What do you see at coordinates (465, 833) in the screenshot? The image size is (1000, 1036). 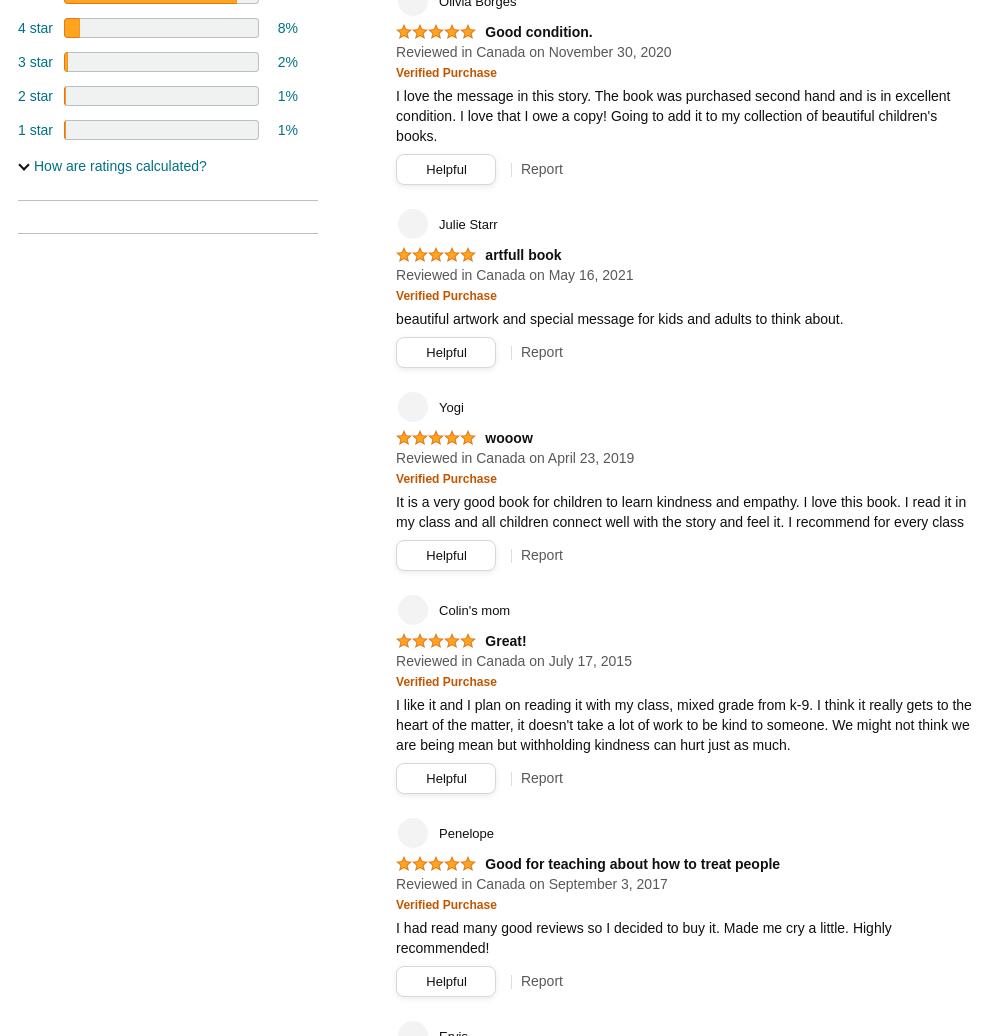 I see `'Penelope'` at bounding box center [465, 833].